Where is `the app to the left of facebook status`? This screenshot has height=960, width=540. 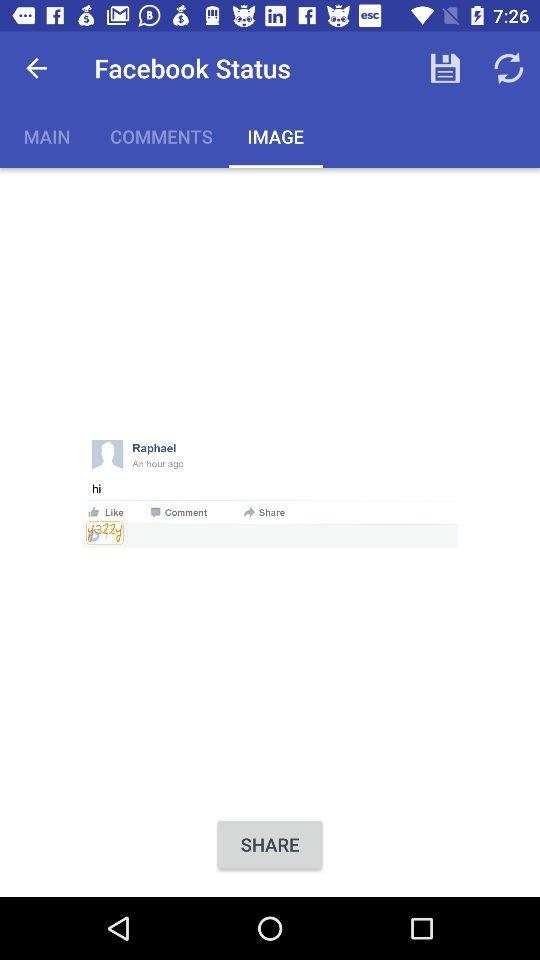 the app to the left of facebook status is located at coordinates (36, 68).